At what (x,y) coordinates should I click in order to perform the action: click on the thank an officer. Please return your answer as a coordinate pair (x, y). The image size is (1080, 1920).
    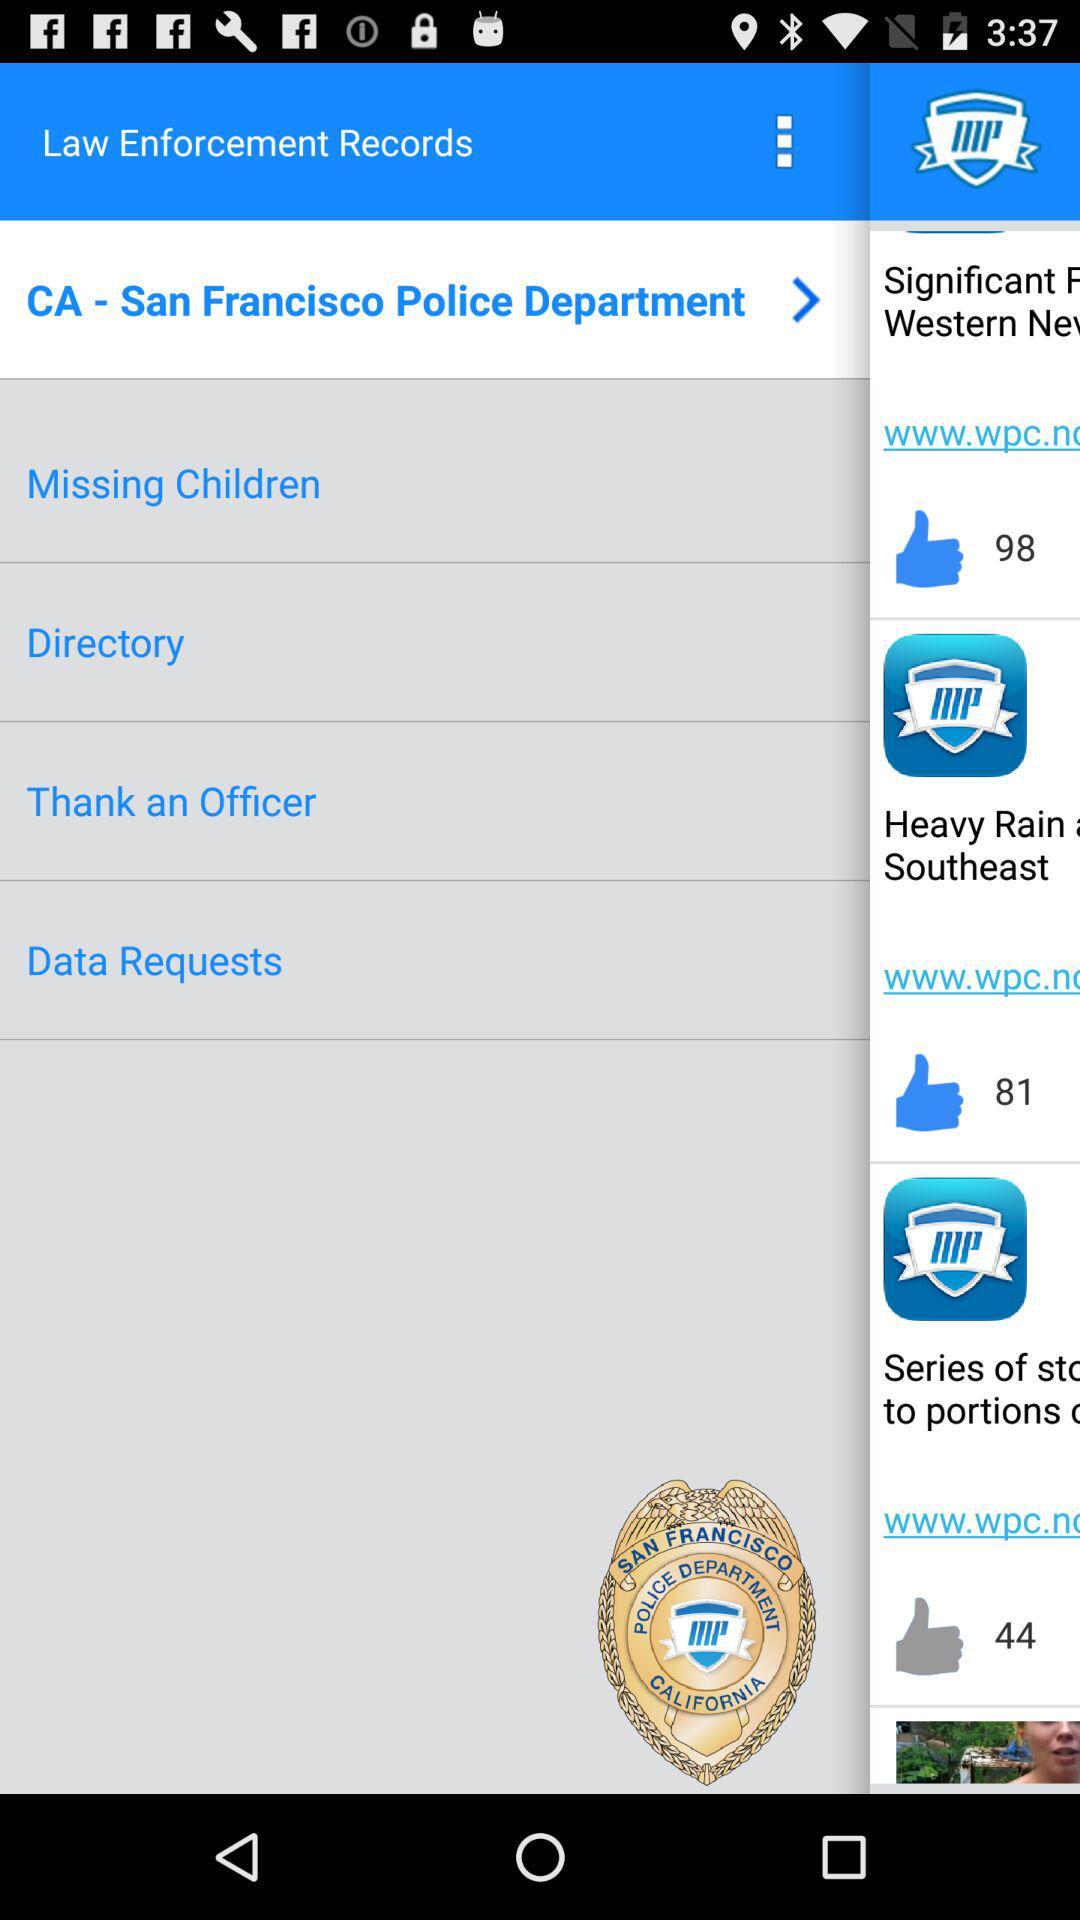
    Looking at the image, I should click on (170, 800).